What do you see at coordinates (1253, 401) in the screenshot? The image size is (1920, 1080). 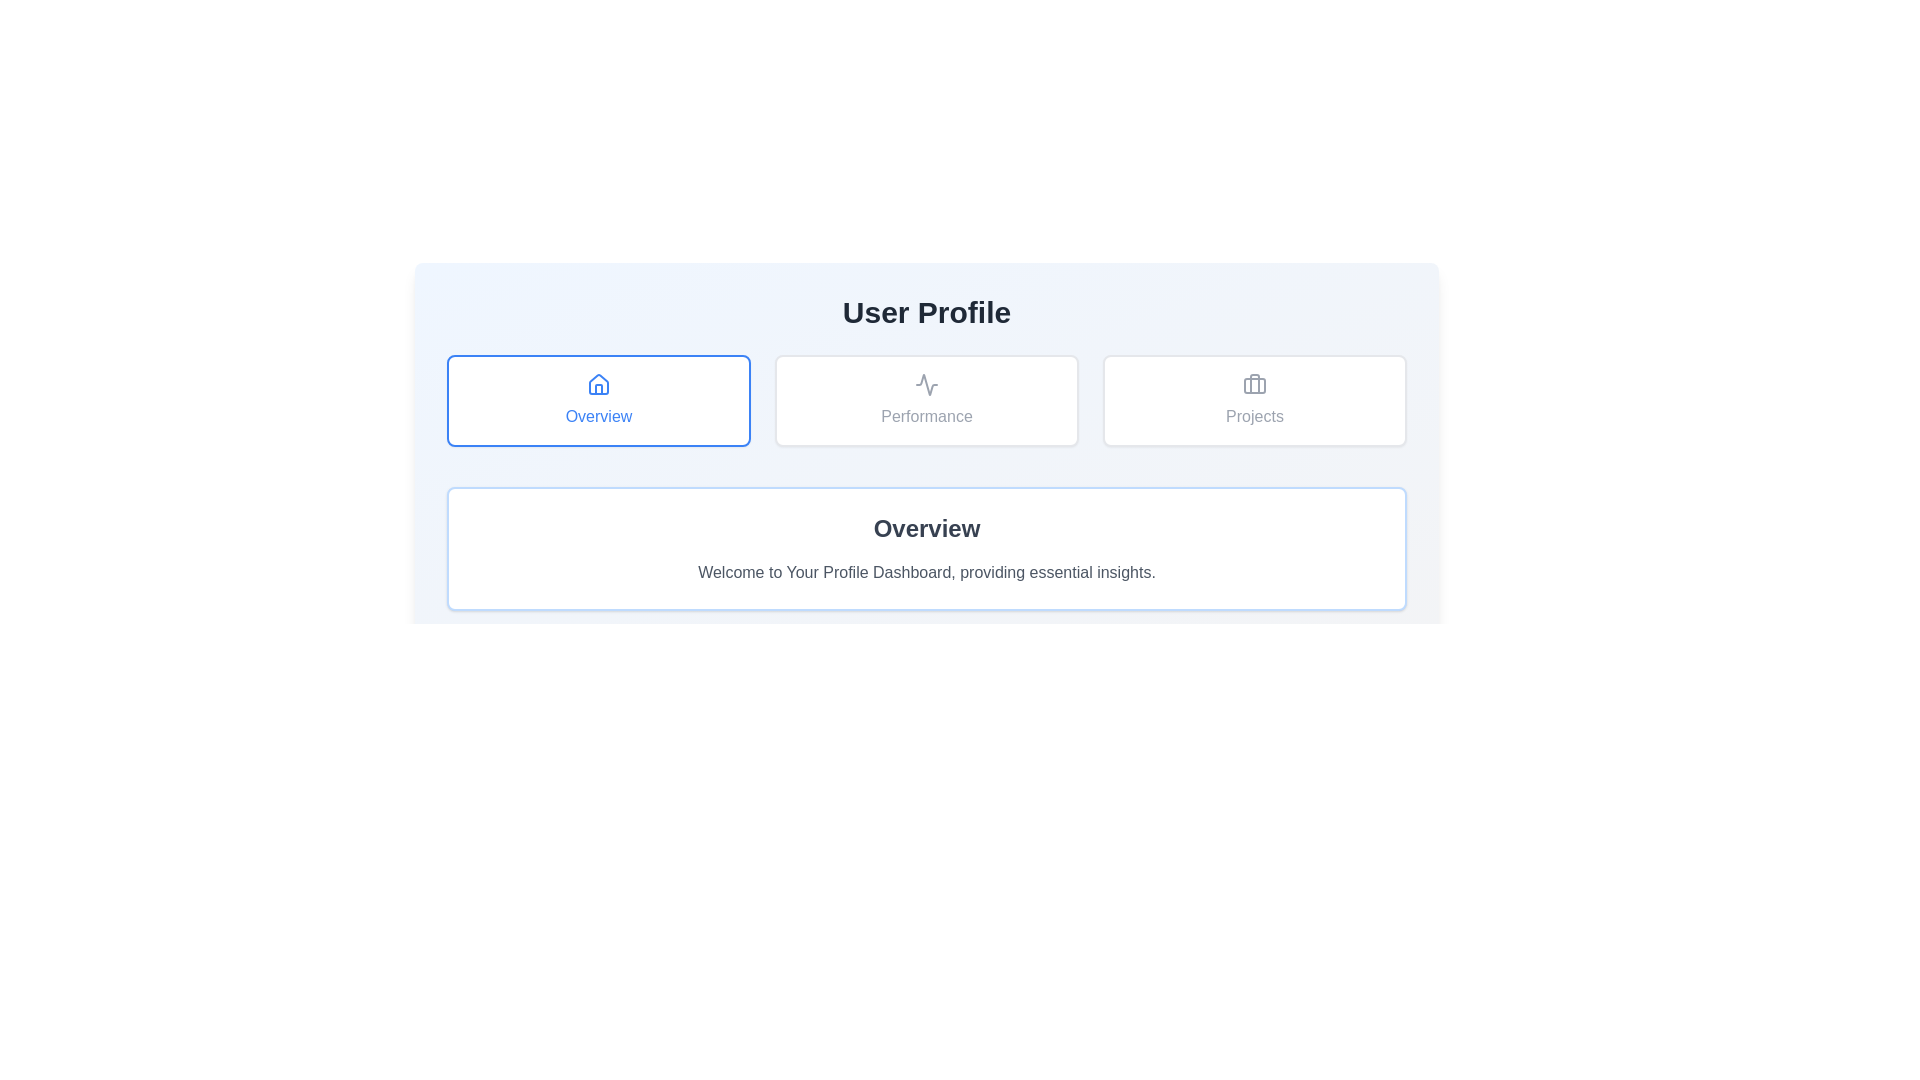 I see `the tab labeled Projects to view its content` at bounding box center [1253, 401].